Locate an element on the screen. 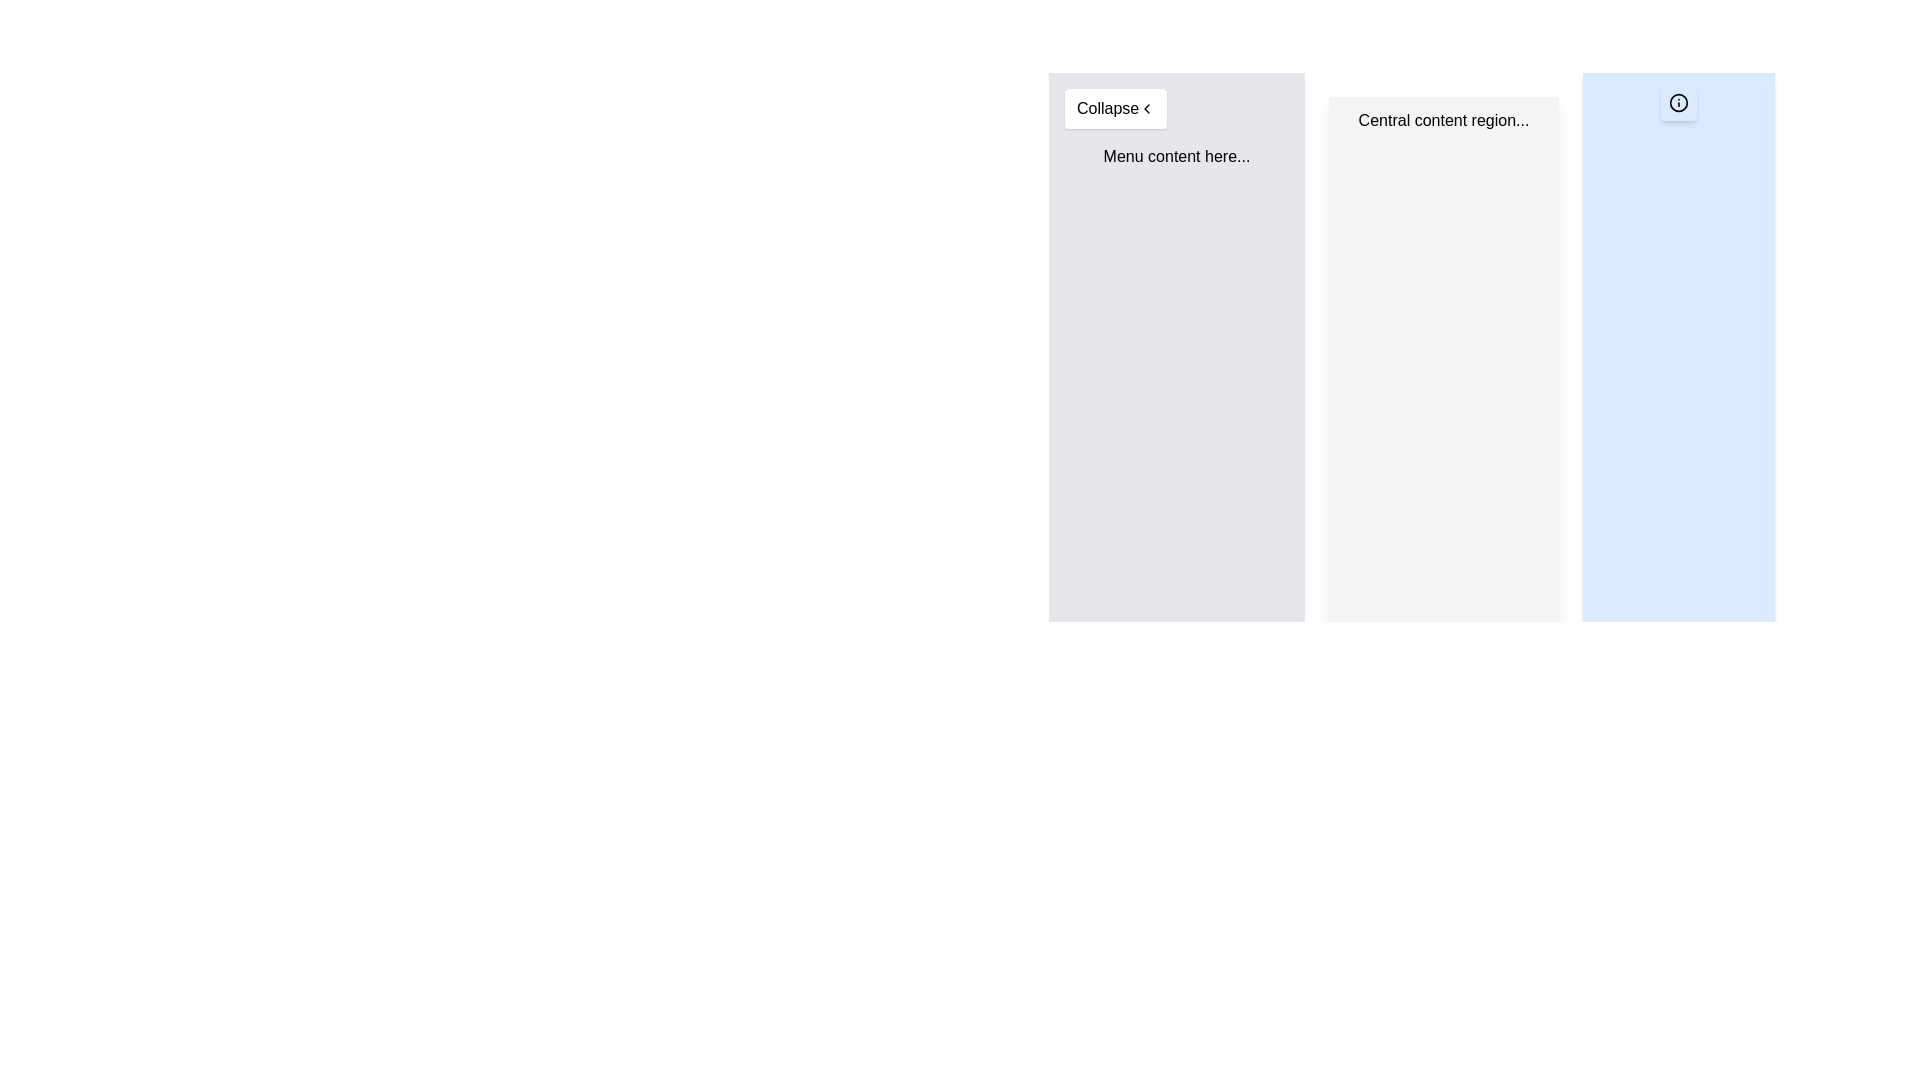 This screenshot has height=1080, width=1920. the text element displaying 'Menu content here...' which is situated below the 'Collapse' button in the left side panel is located at coordinates (1176, 156).